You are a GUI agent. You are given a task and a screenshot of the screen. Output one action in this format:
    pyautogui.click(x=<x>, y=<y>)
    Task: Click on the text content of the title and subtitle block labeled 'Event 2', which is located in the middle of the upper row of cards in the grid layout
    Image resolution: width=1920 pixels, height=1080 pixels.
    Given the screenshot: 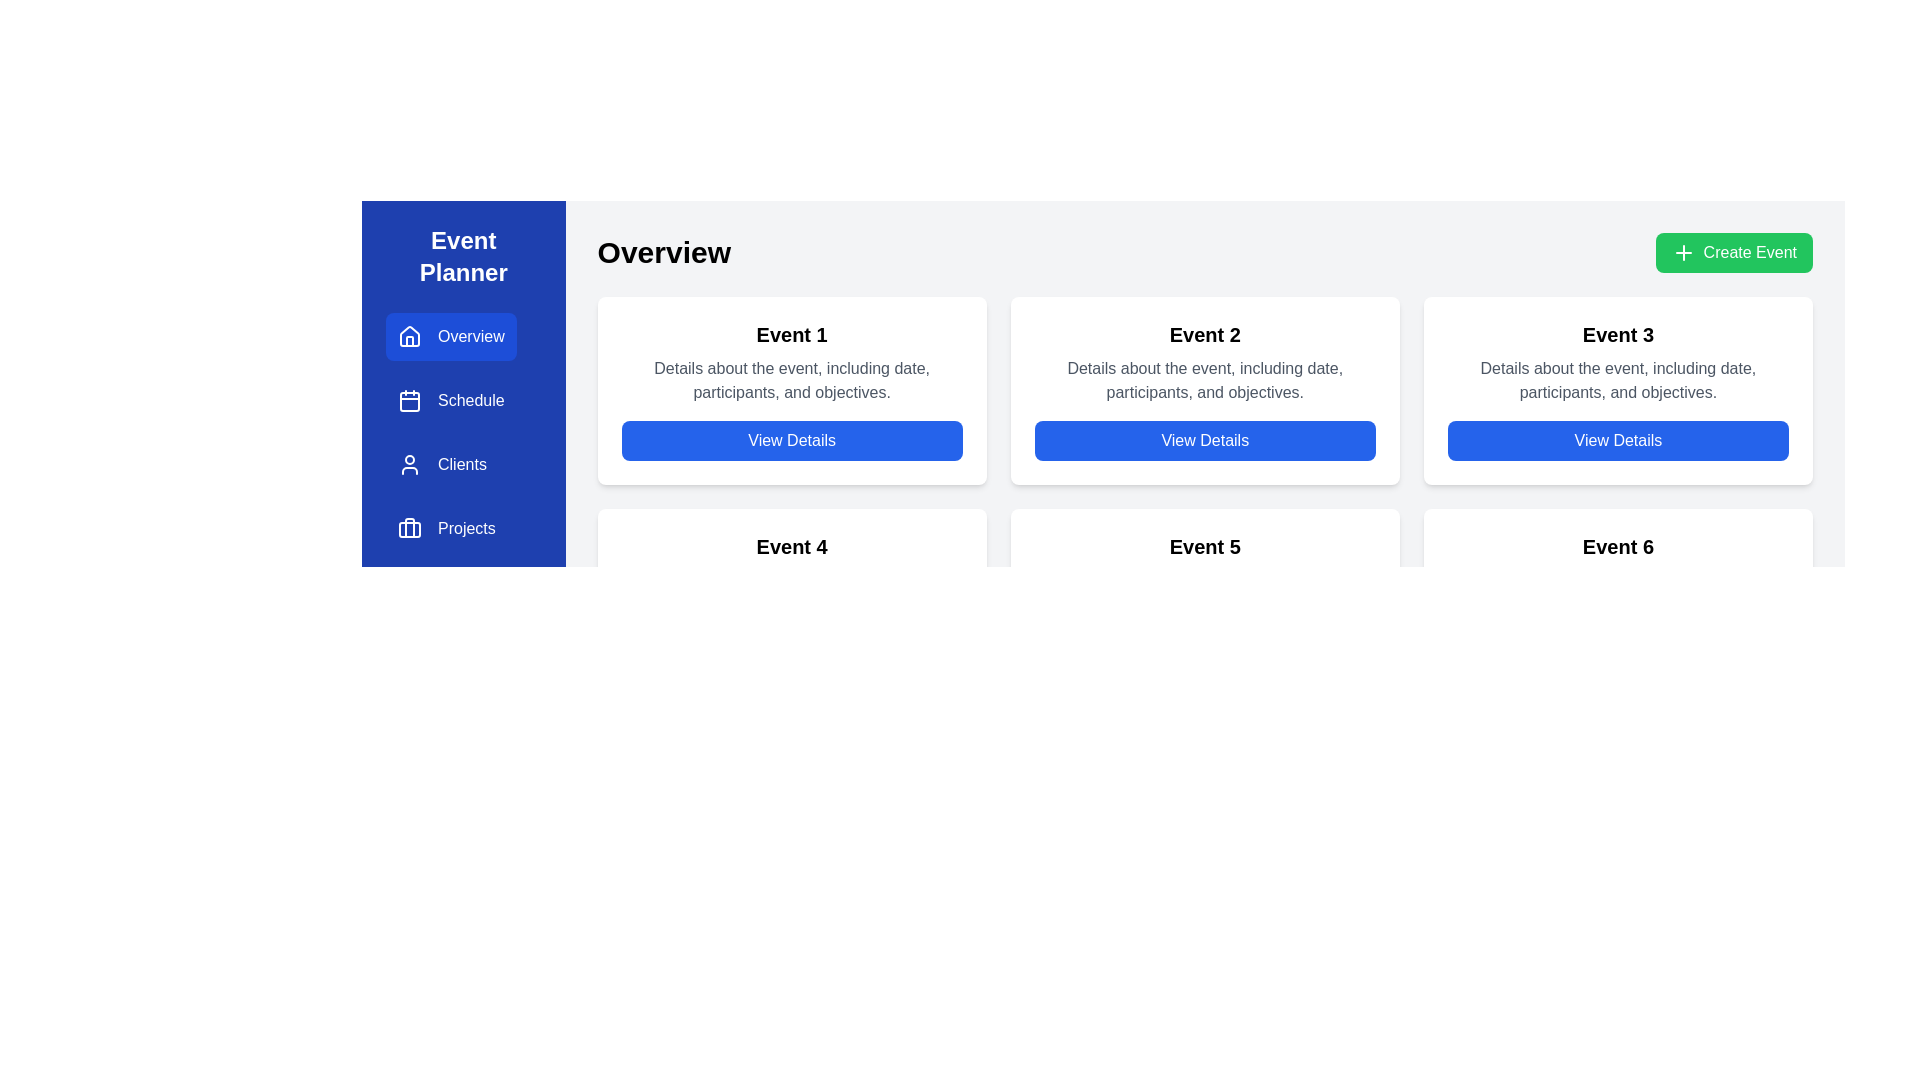 What is the action you would take?
    pyautogui.click(x=1204, y=362)
    